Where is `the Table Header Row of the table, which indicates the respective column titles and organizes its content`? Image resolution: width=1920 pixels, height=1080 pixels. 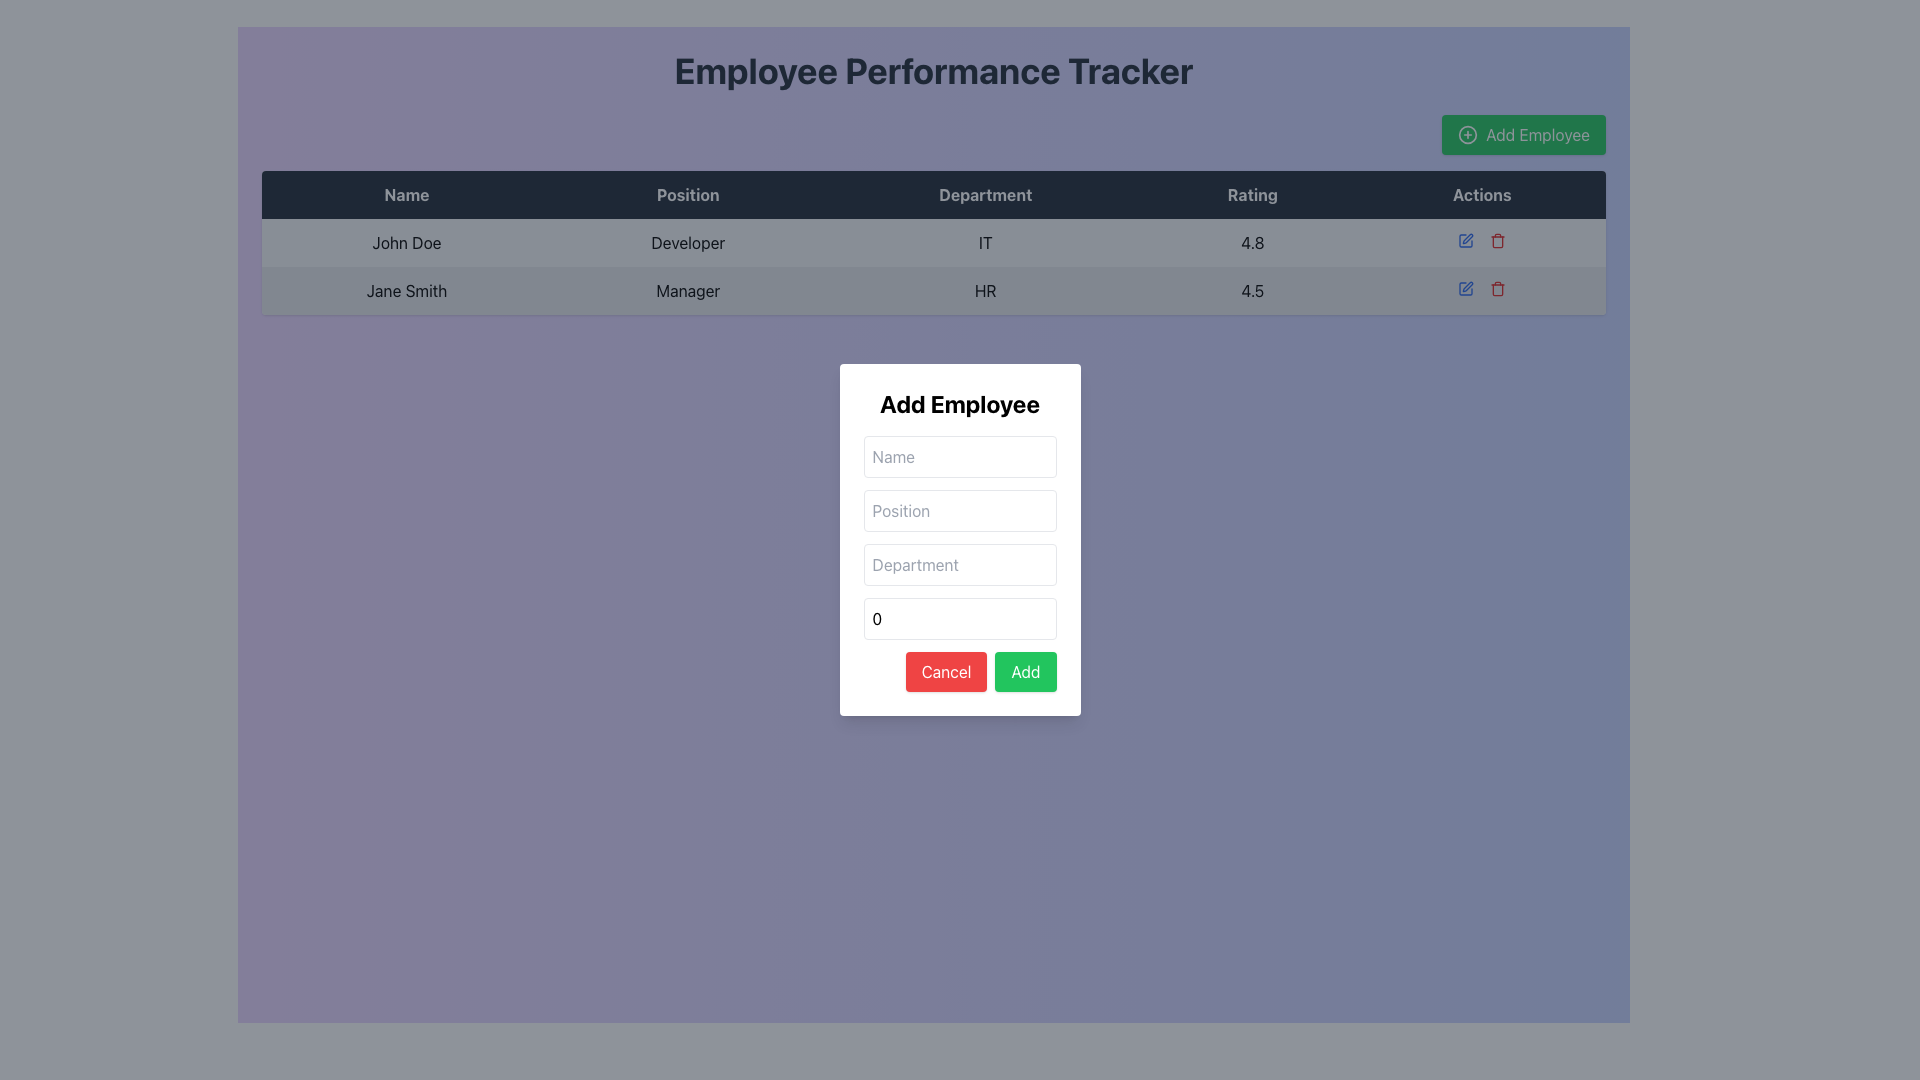 the Table Header Row of the table, which indicates the respective column titles and organizes its content is located at coordinates (933, 195).